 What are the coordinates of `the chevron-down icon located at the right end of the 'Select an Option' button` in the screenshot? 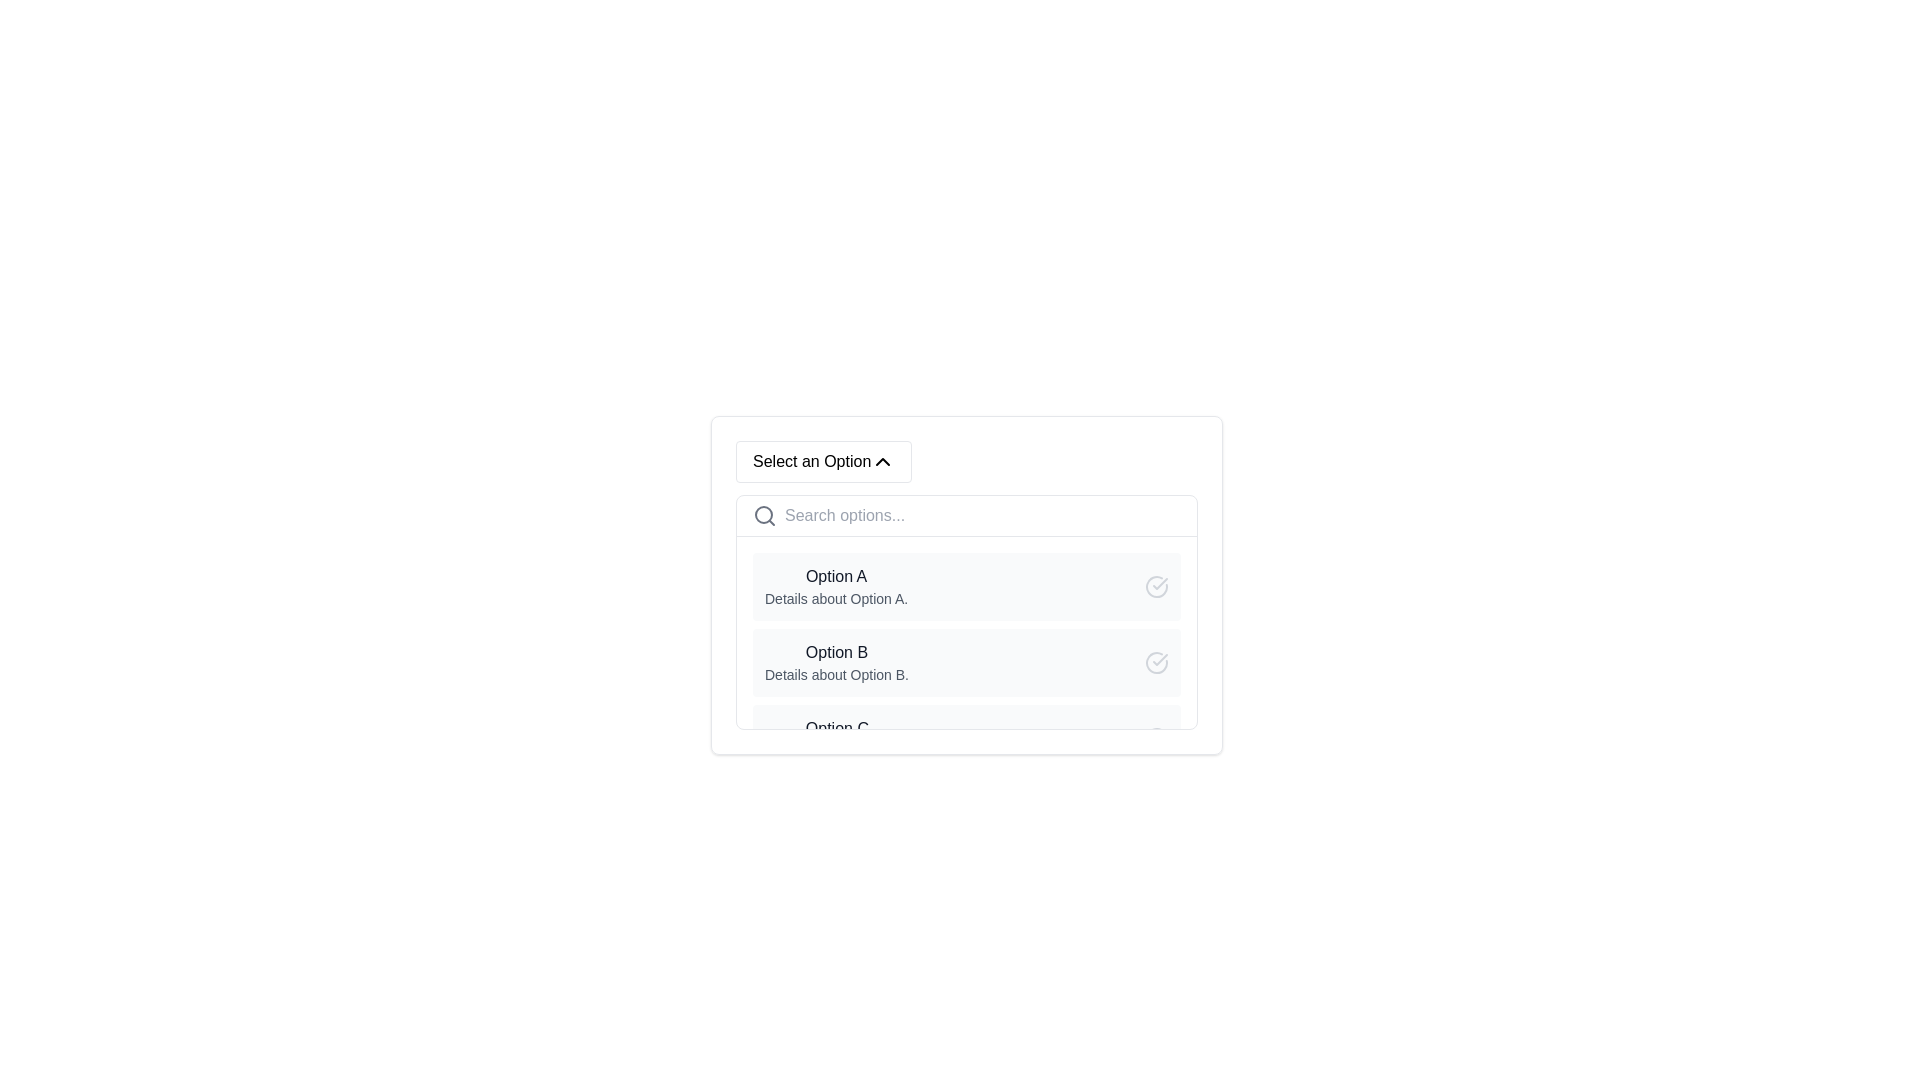 It's located at (882, 462).